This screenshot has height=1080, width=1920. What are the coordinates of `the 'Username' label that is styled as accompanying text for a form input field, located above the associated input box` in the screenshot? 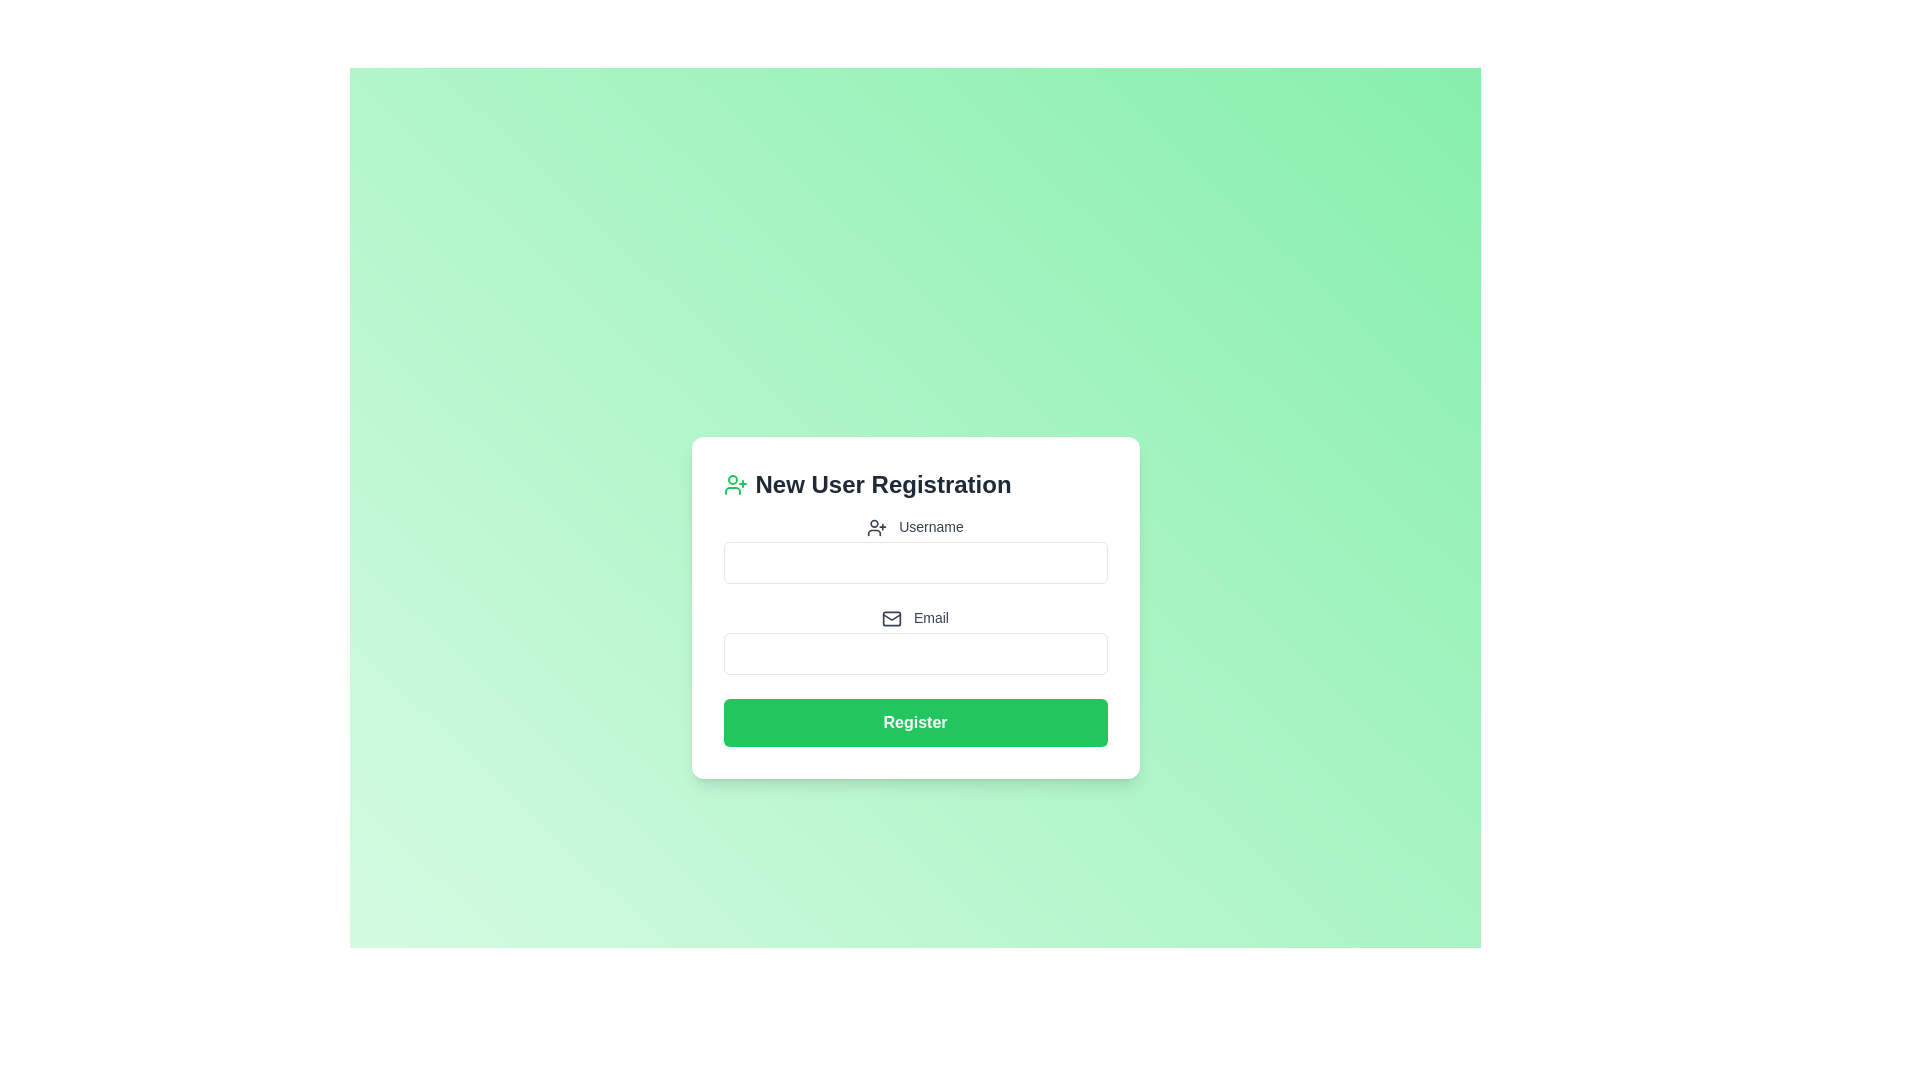 It's located at (914, 526).